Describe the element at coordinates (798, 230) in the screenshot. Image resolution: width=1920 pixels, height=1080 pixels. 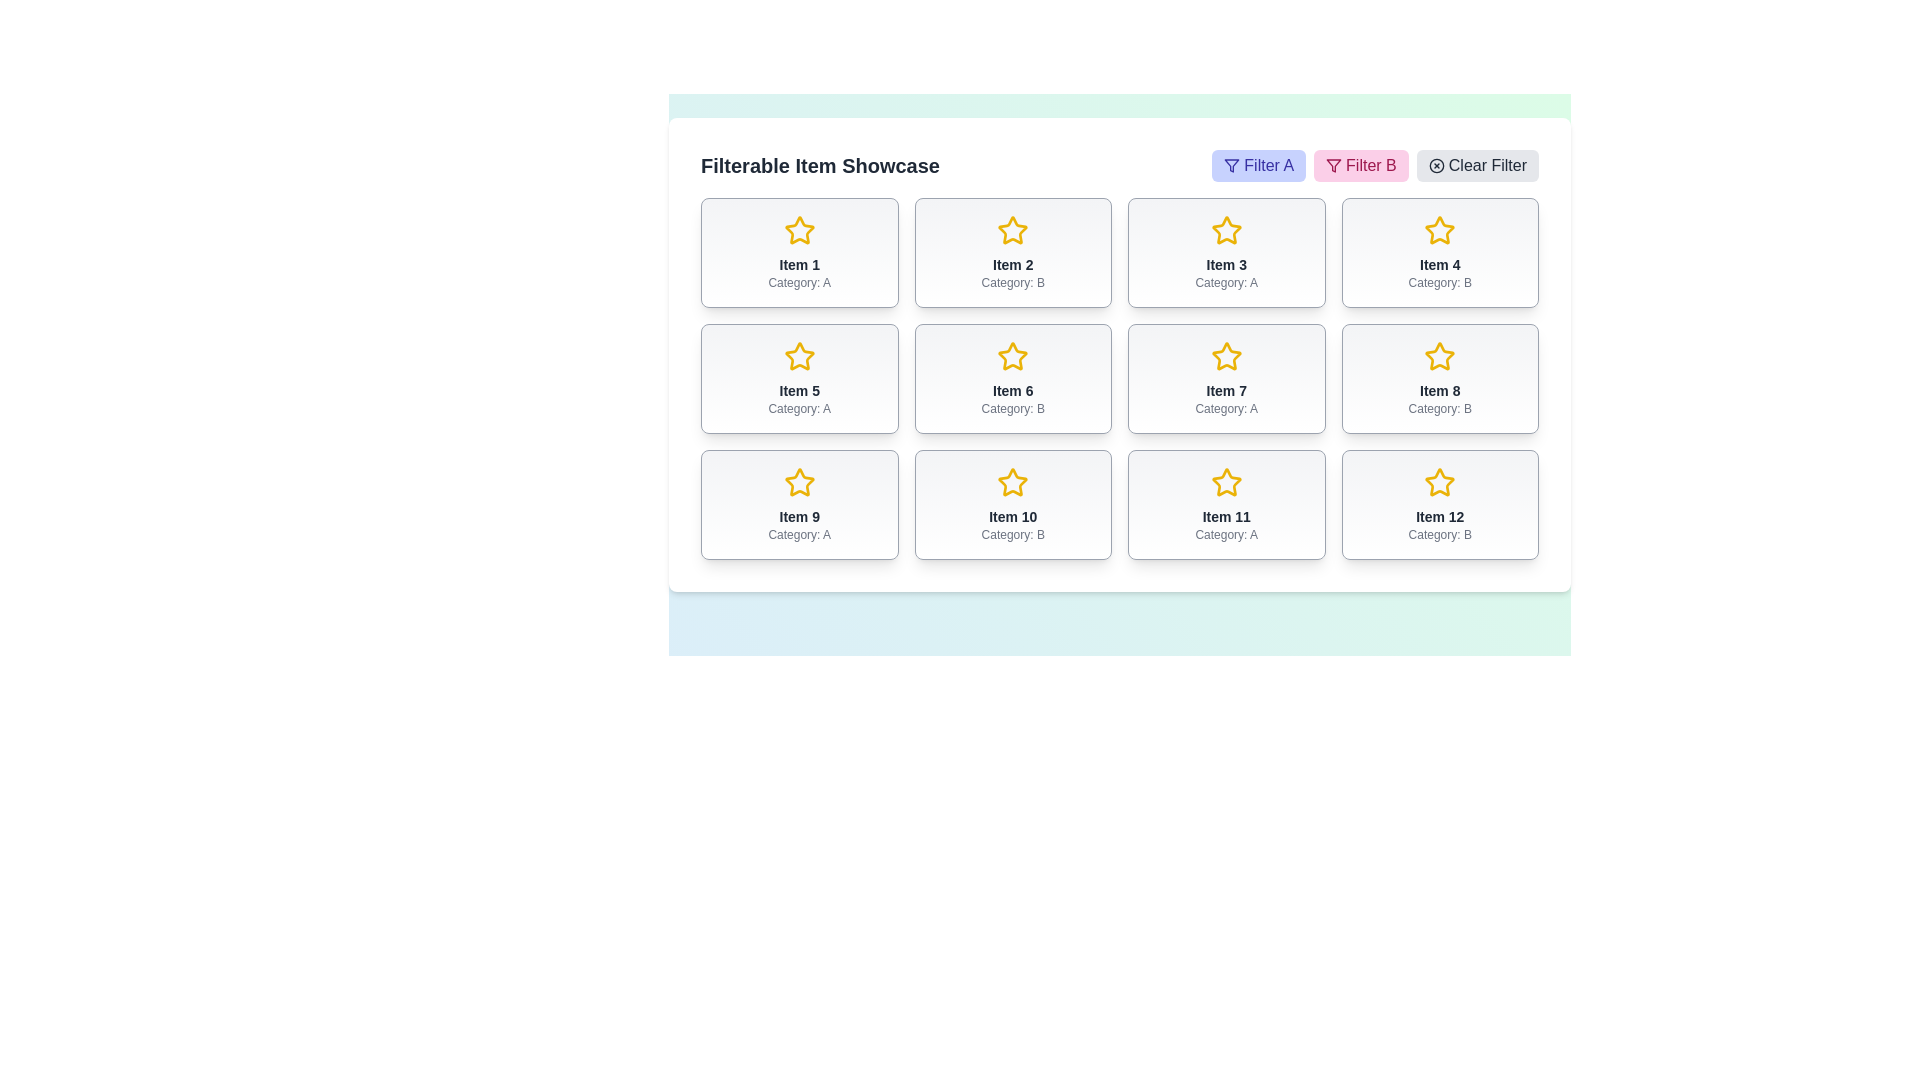
I see `the star icon with a yellow outline, which is not selected, located in the top-left card above 'Item 1' and 'Category: A' for visual feedback` at that location.